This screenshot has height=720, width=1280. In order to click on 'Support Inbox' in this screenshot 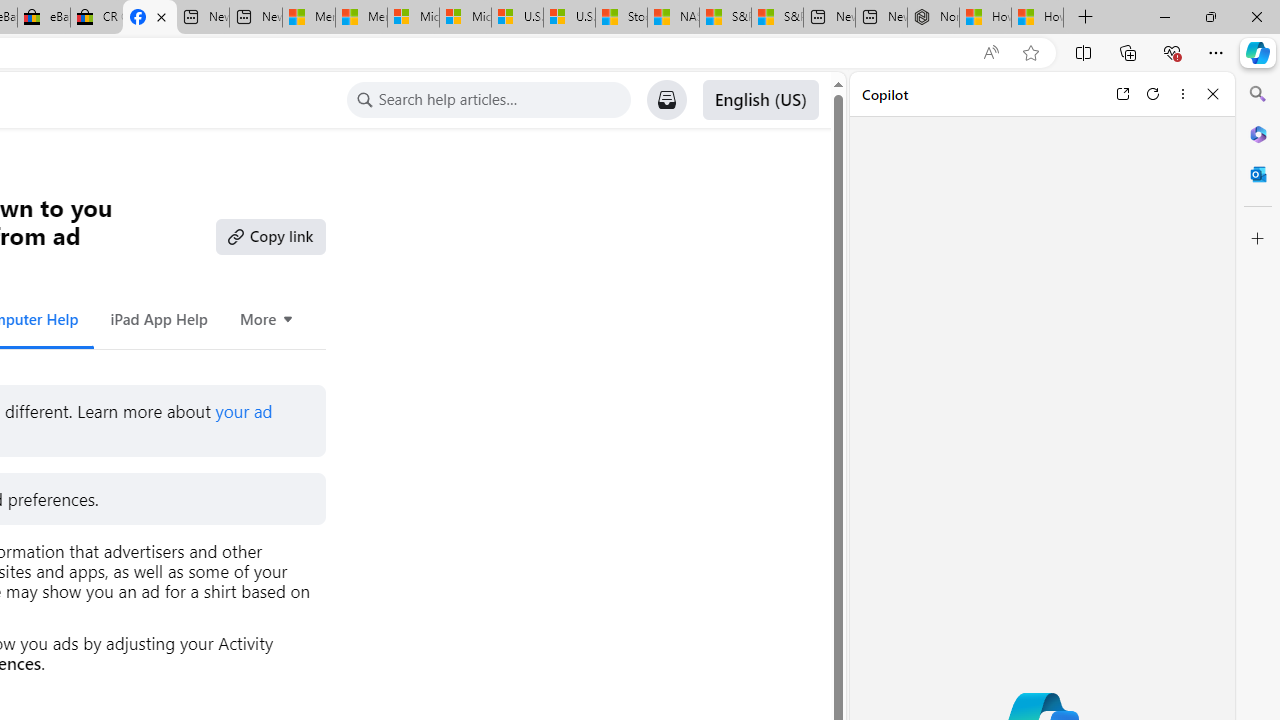, I will do `click(666, 100)`.